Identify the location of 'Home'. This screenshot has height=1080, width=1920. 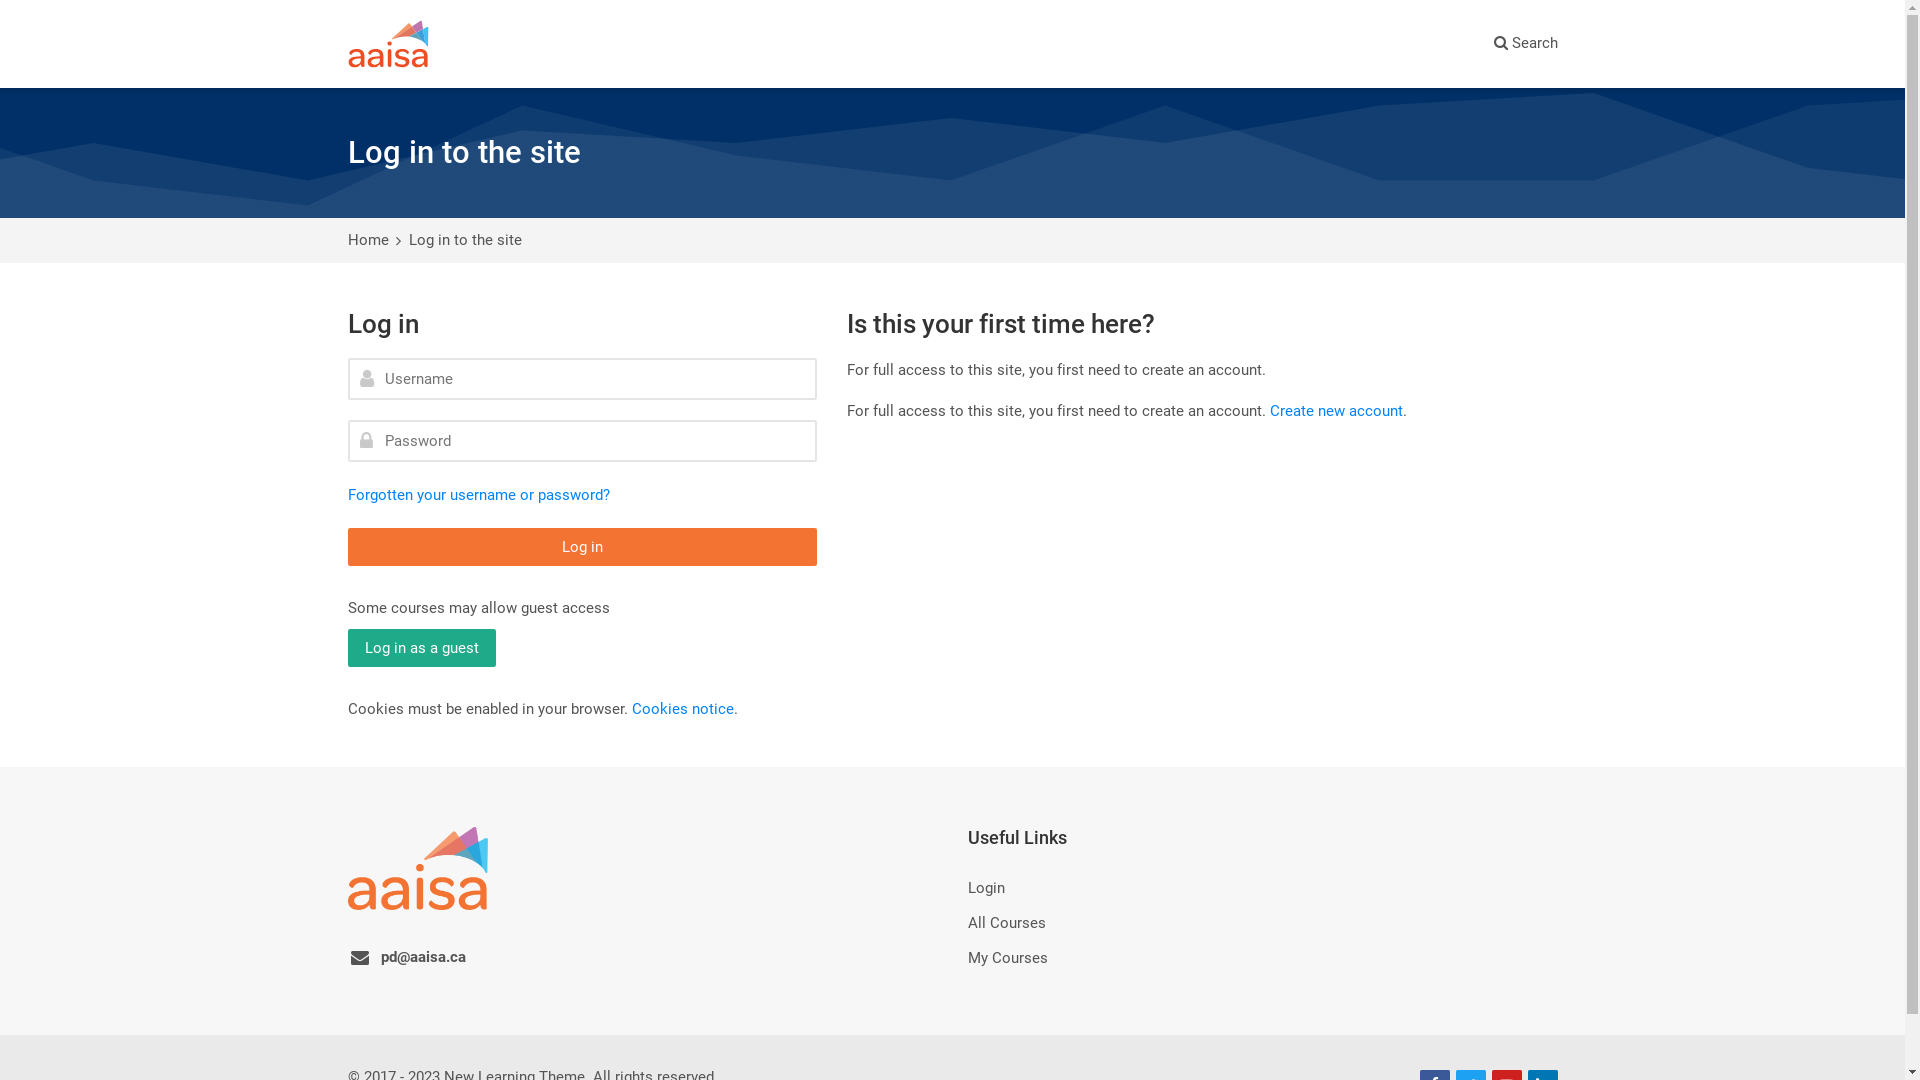
(347, 238).